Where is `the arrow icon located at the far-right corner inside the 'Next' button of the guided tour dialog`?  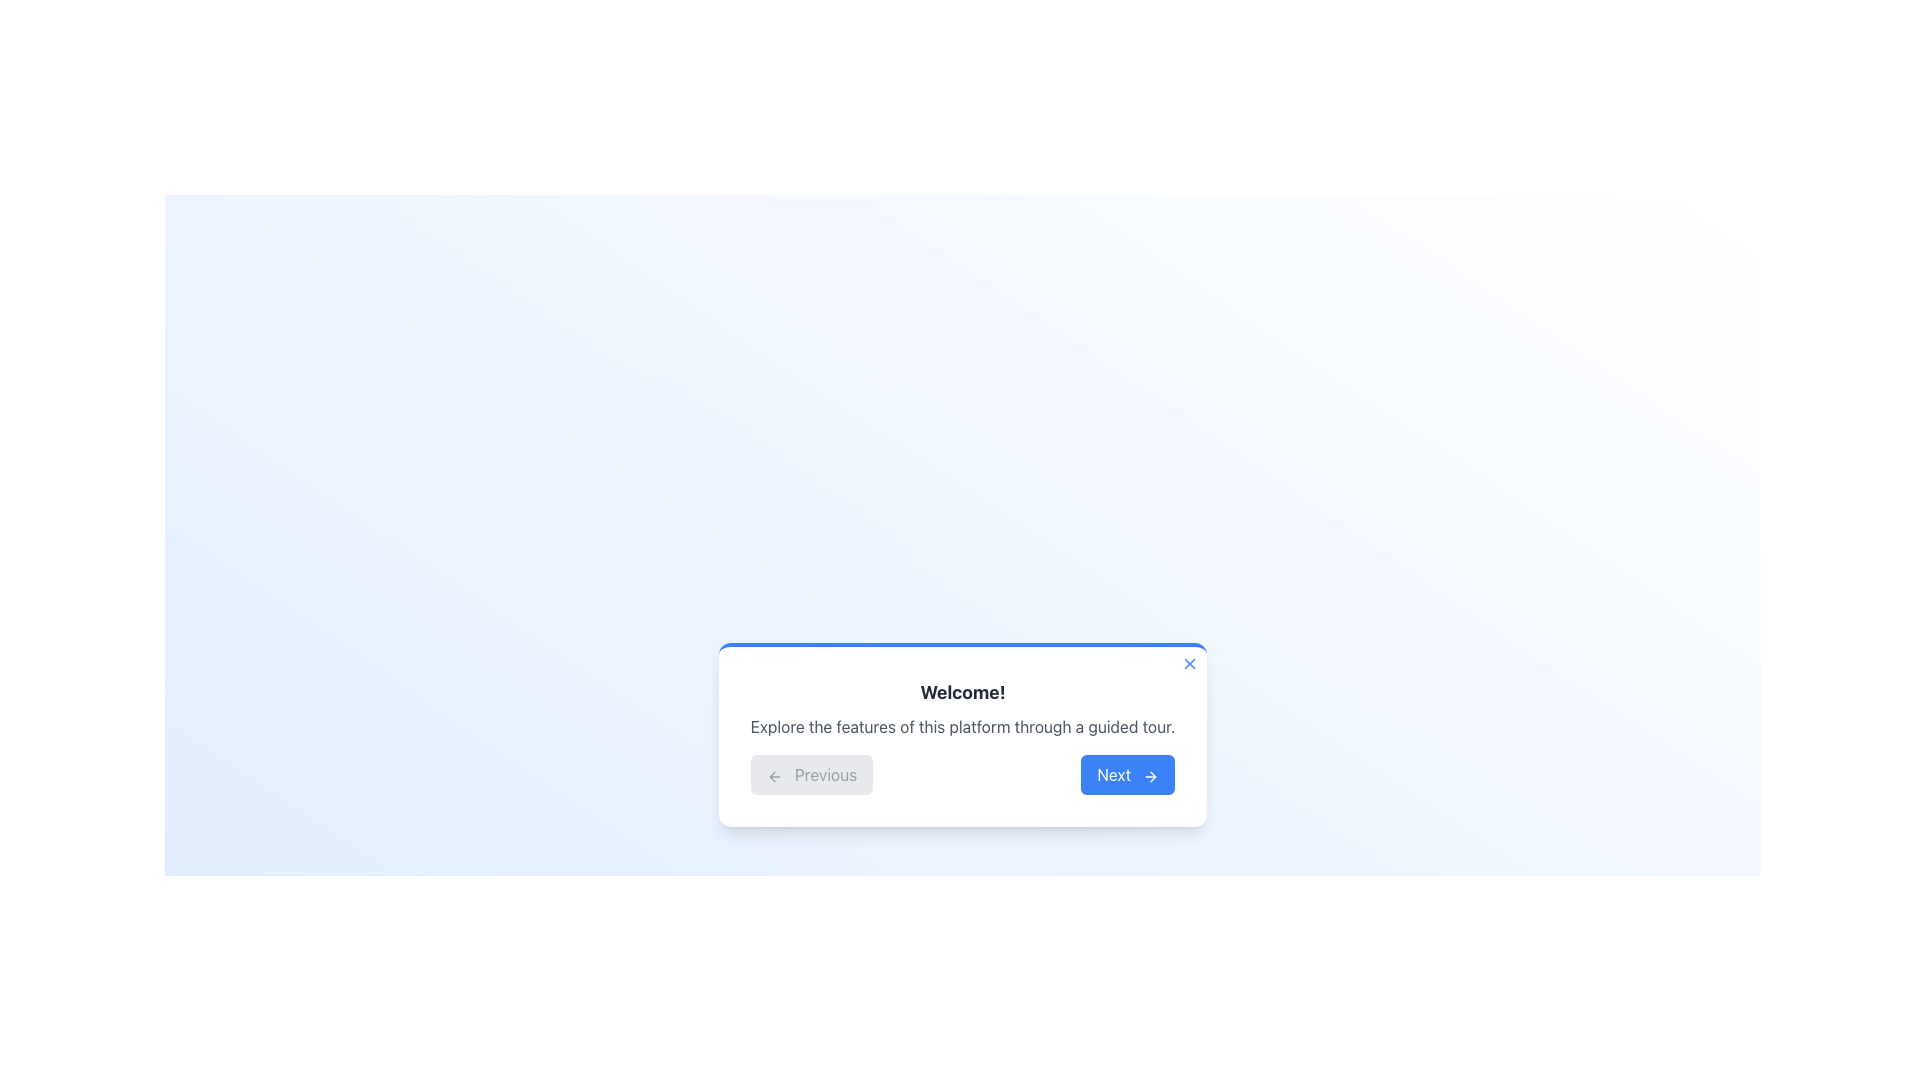 the arrow icon located at the far-right corner inside the 'Next' button of the guided tour dialog is located at coordinates (1151, 775).